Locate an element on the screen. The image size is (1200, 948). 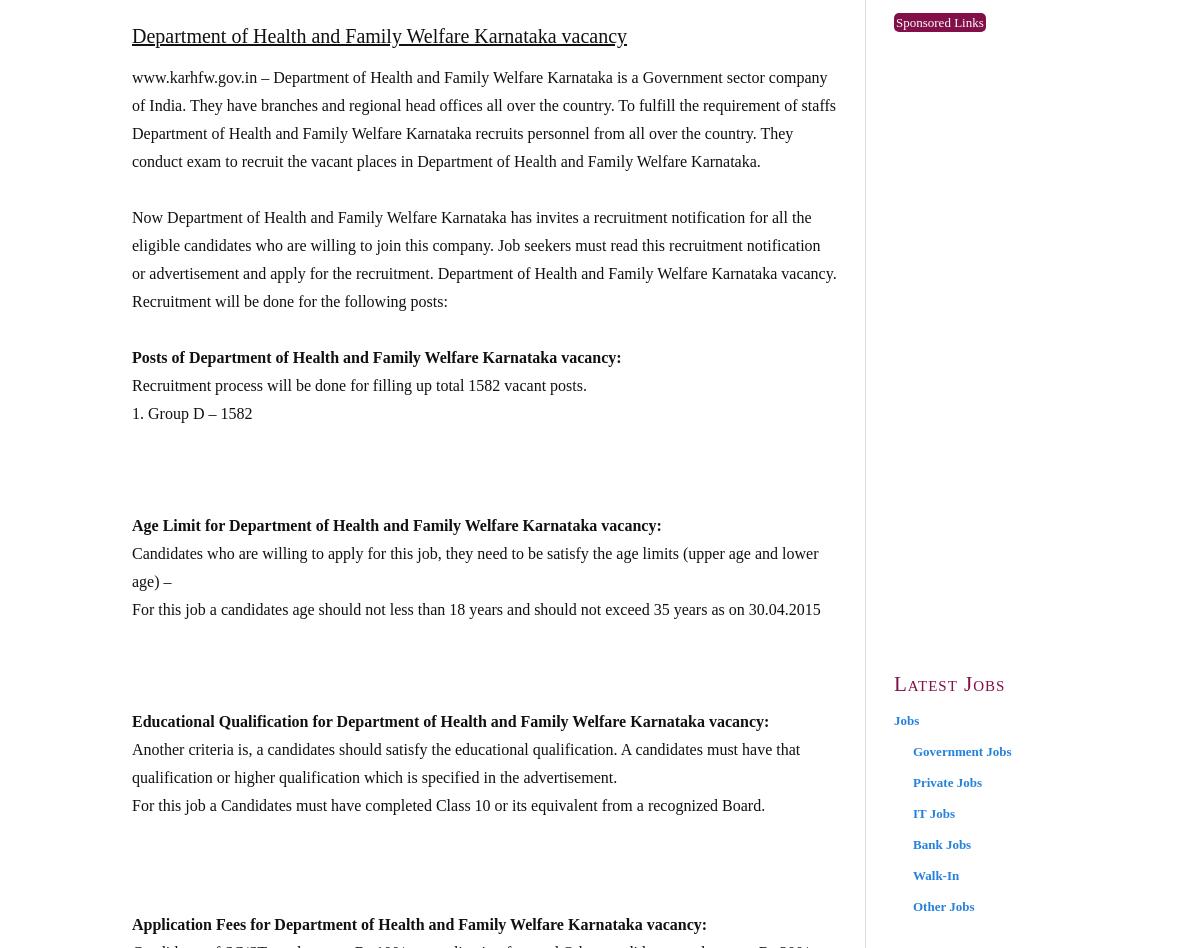
'Educational Qualification for Department of Health and Family Welfare Karnataka vacancy:' is located at coordinates (450, 721).